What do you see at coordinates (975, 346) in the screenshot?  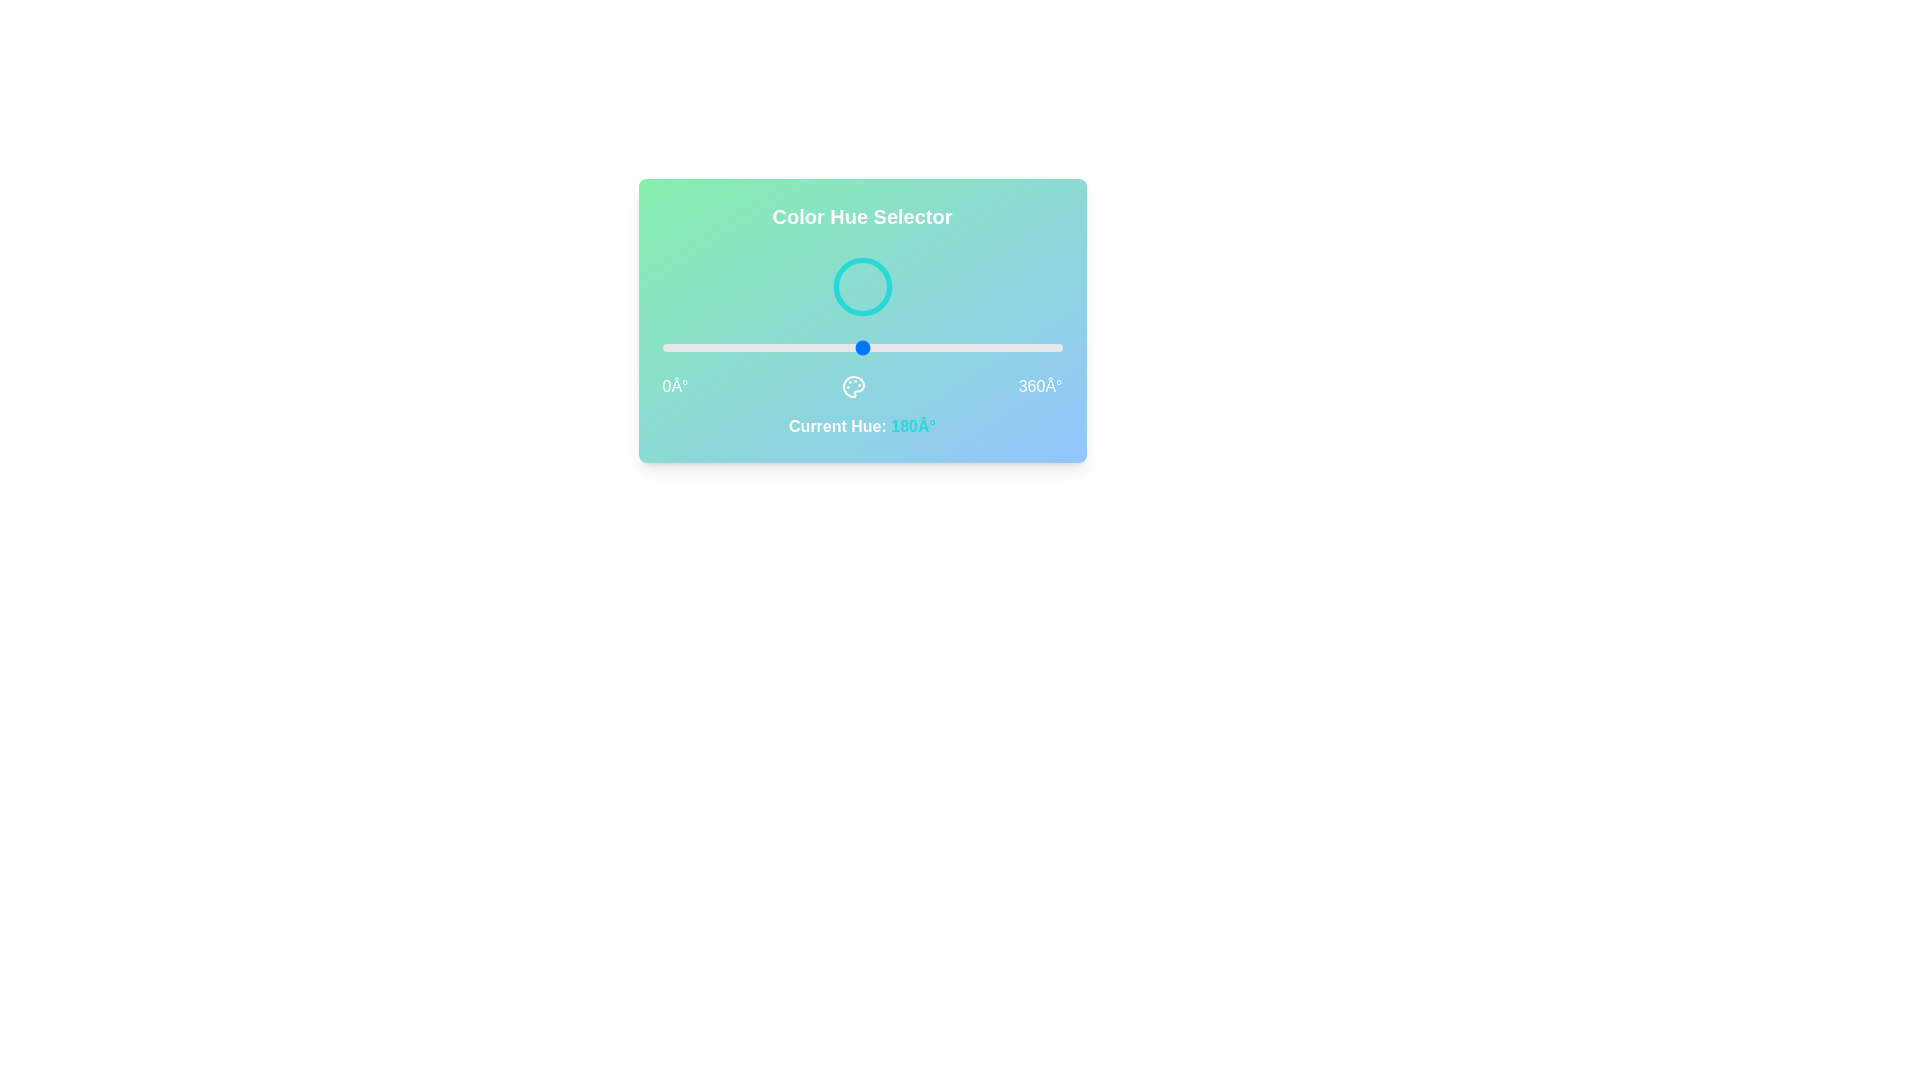 I see `the hue value to 282 by interacting with the slider` at bounding box center [975, 346].